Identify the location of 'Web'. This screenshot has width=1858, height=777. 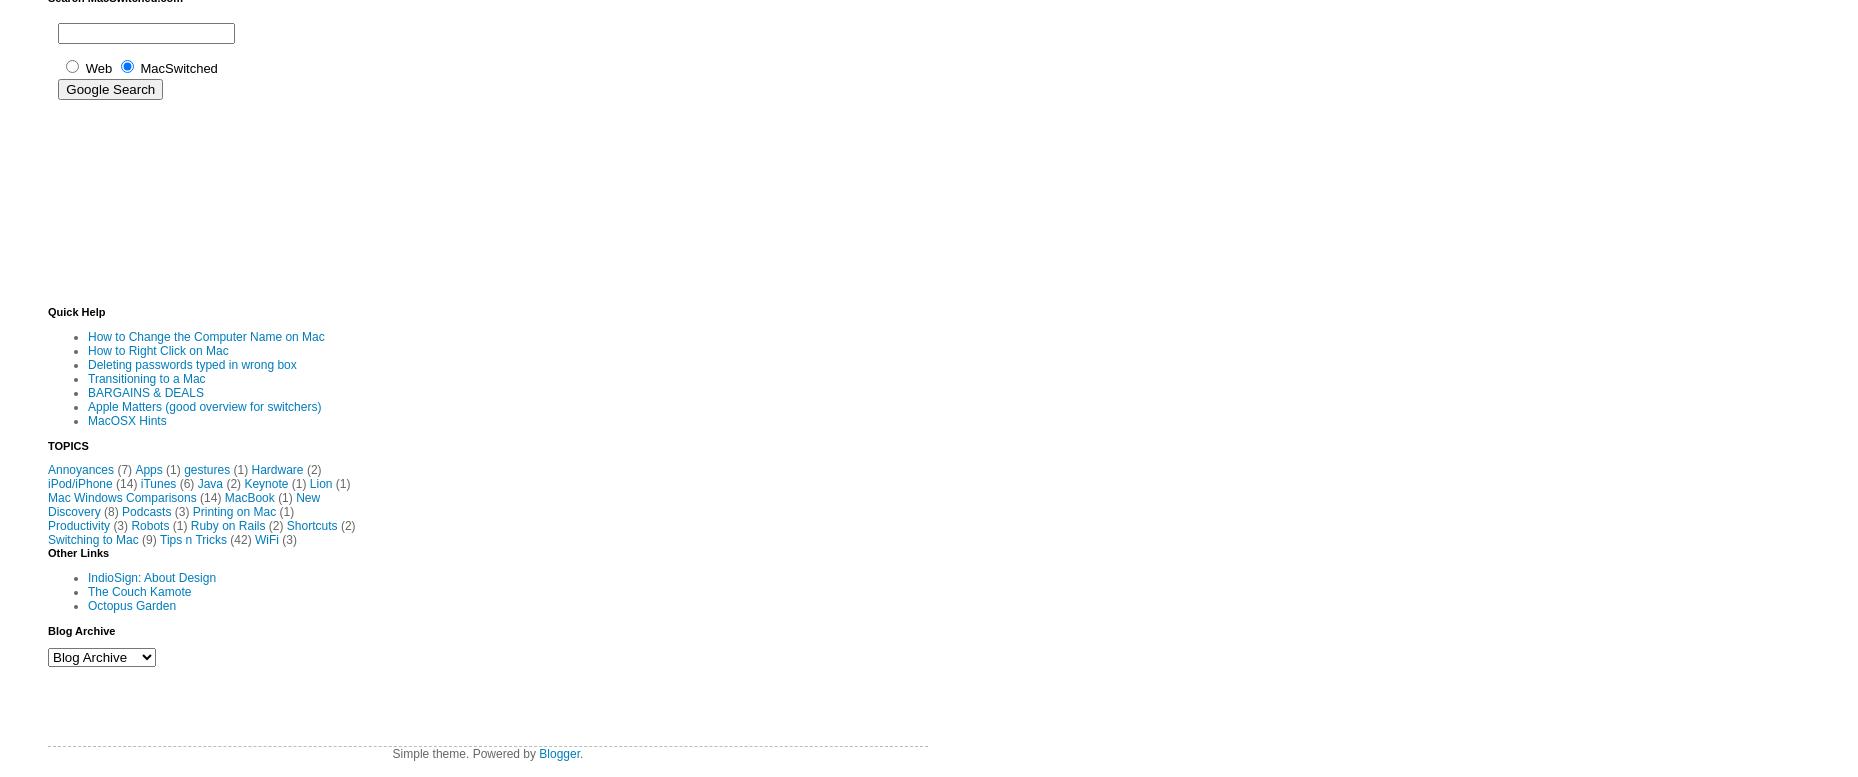
(98, 66).